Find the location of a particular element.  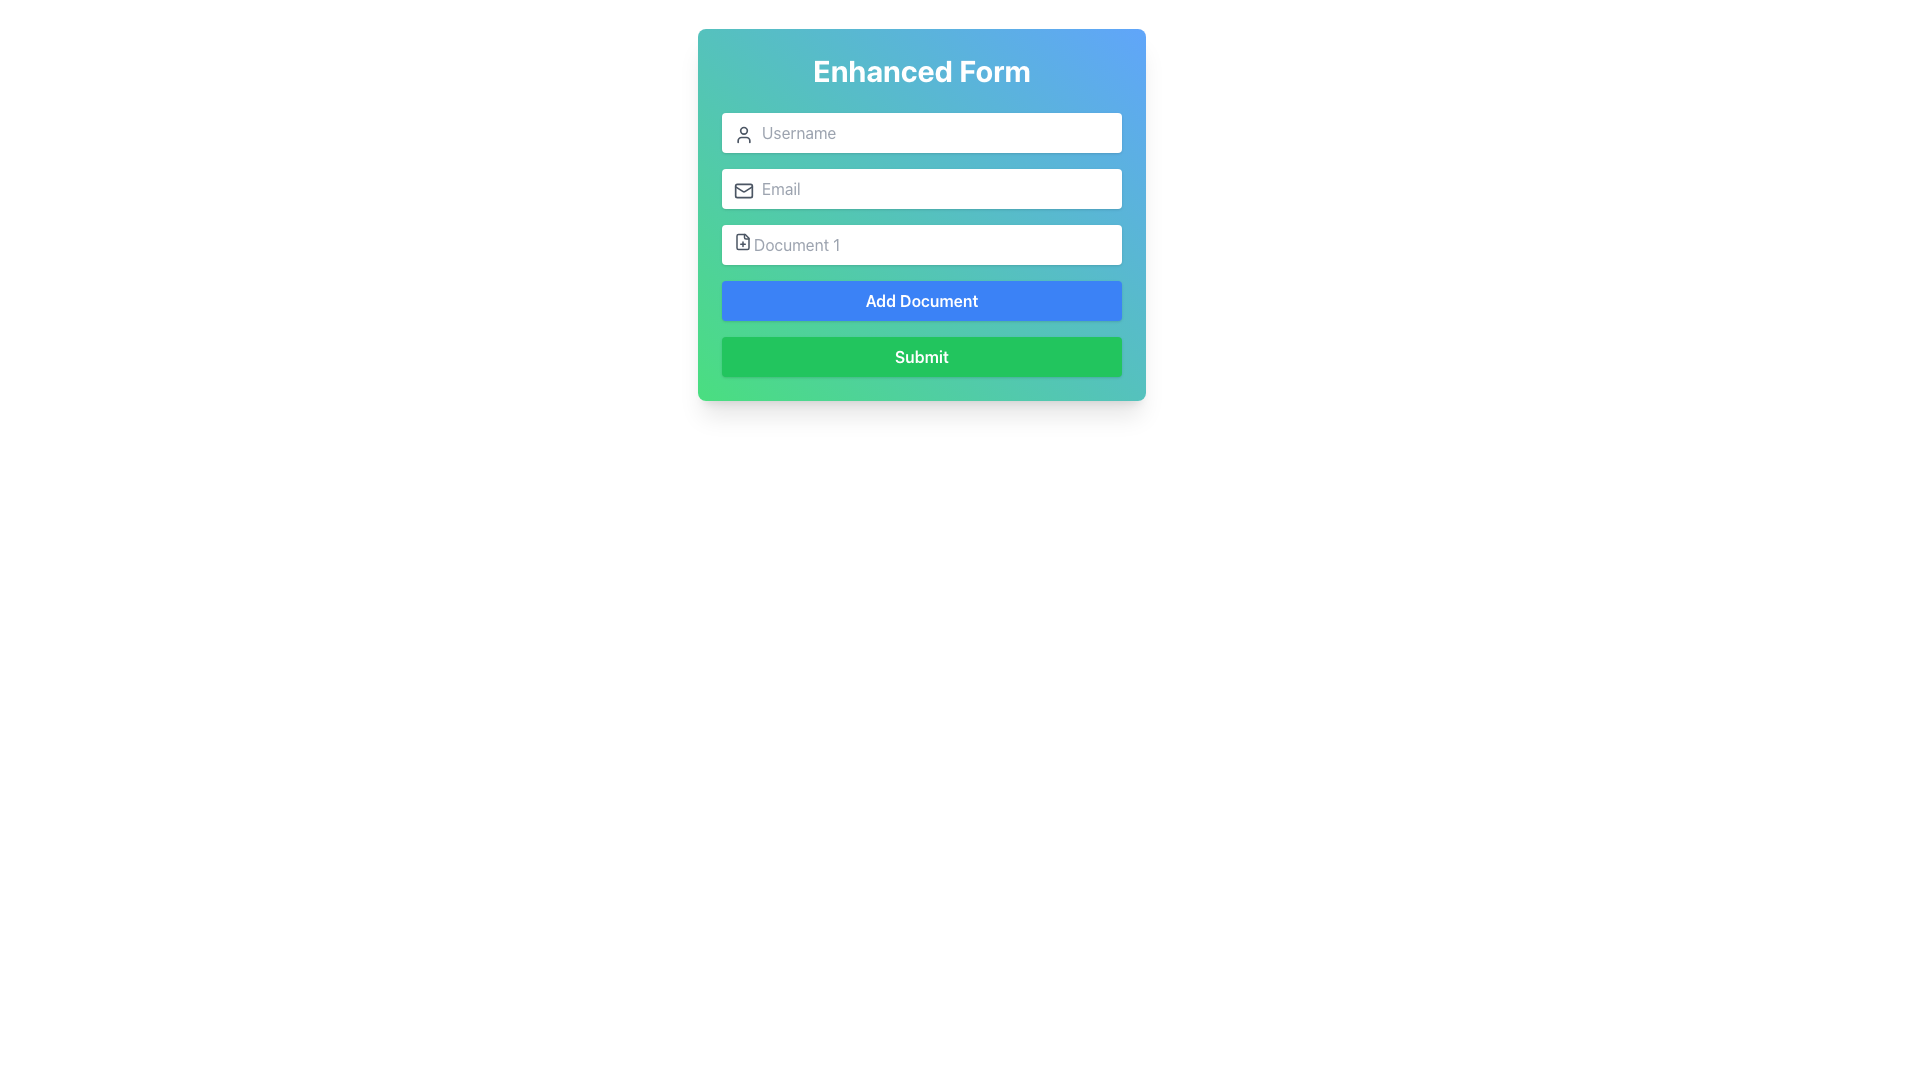

the submit button located below the 'Add Document' button to finalize and send the form data is located at coordinates (920, 356).